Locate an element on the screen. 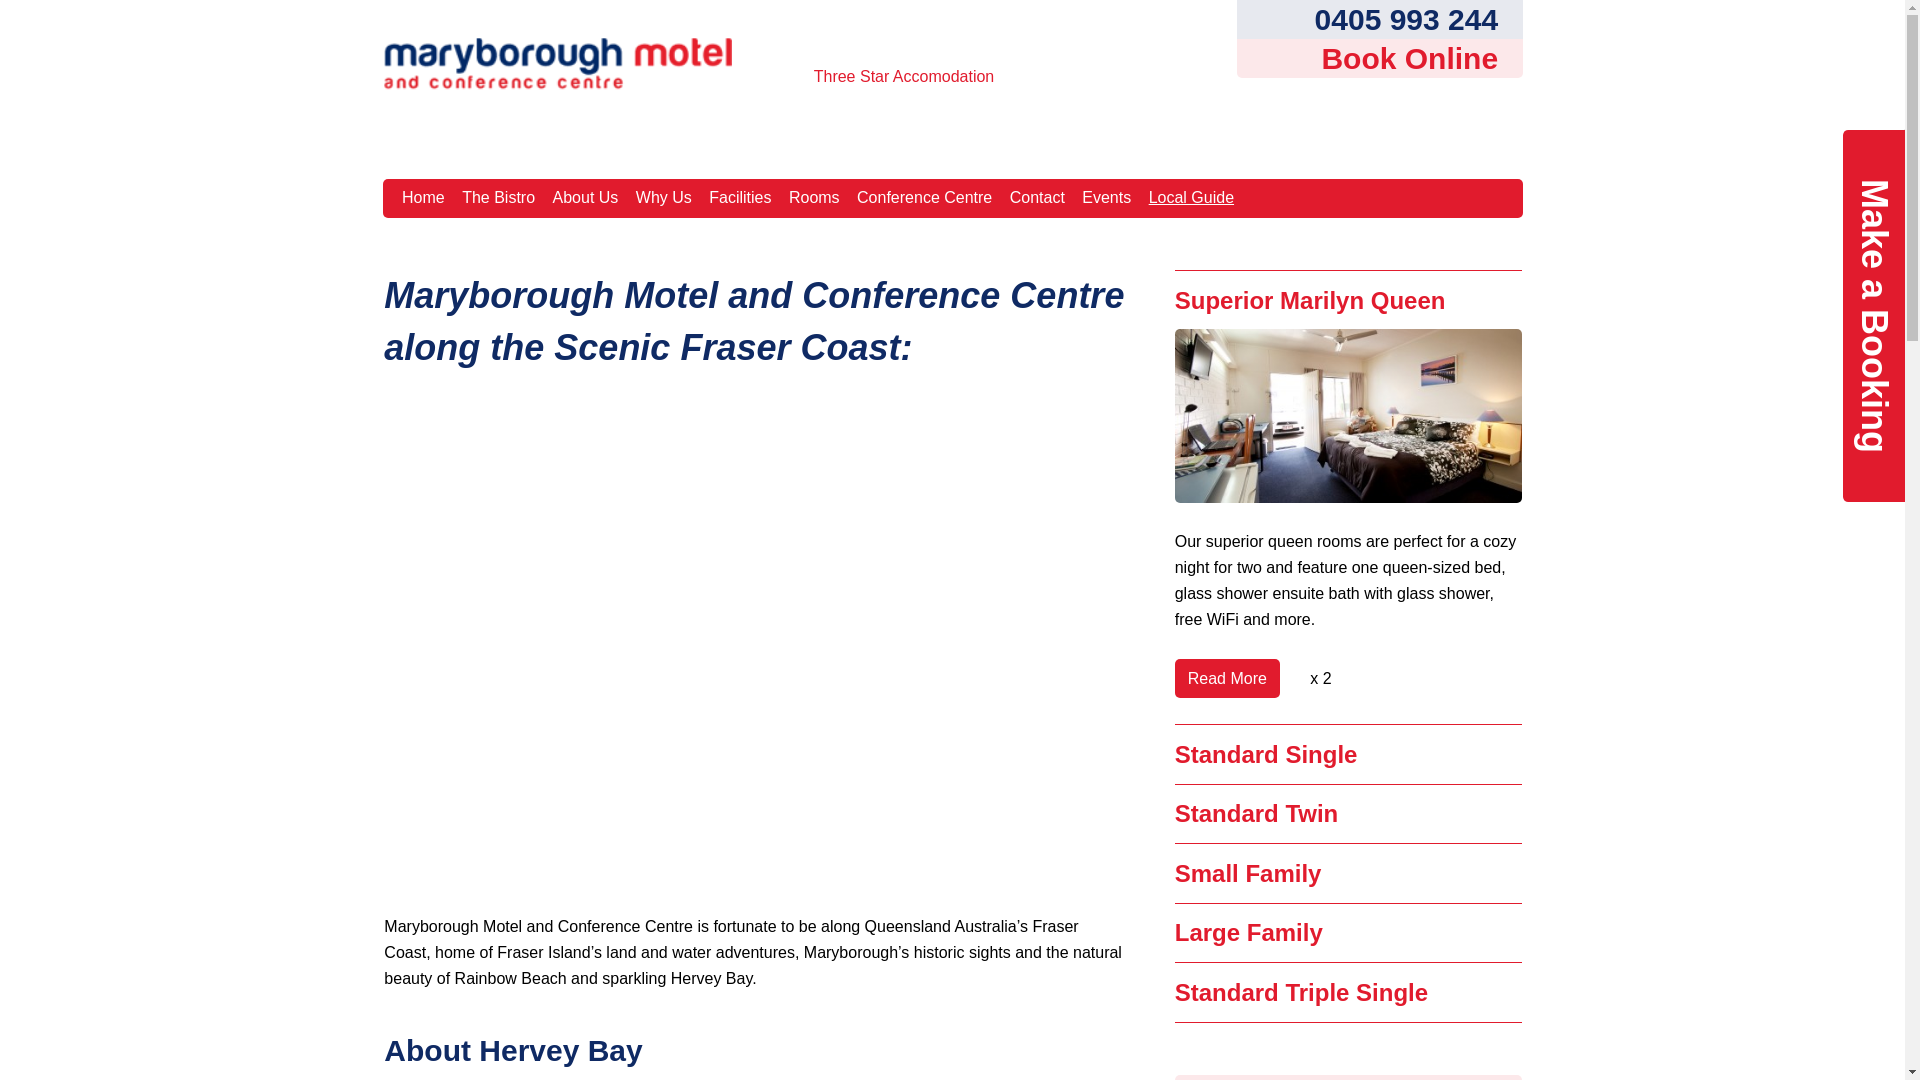 The image size is (1920, 1080). 'Contact' is located at coordinates (1036, 198).